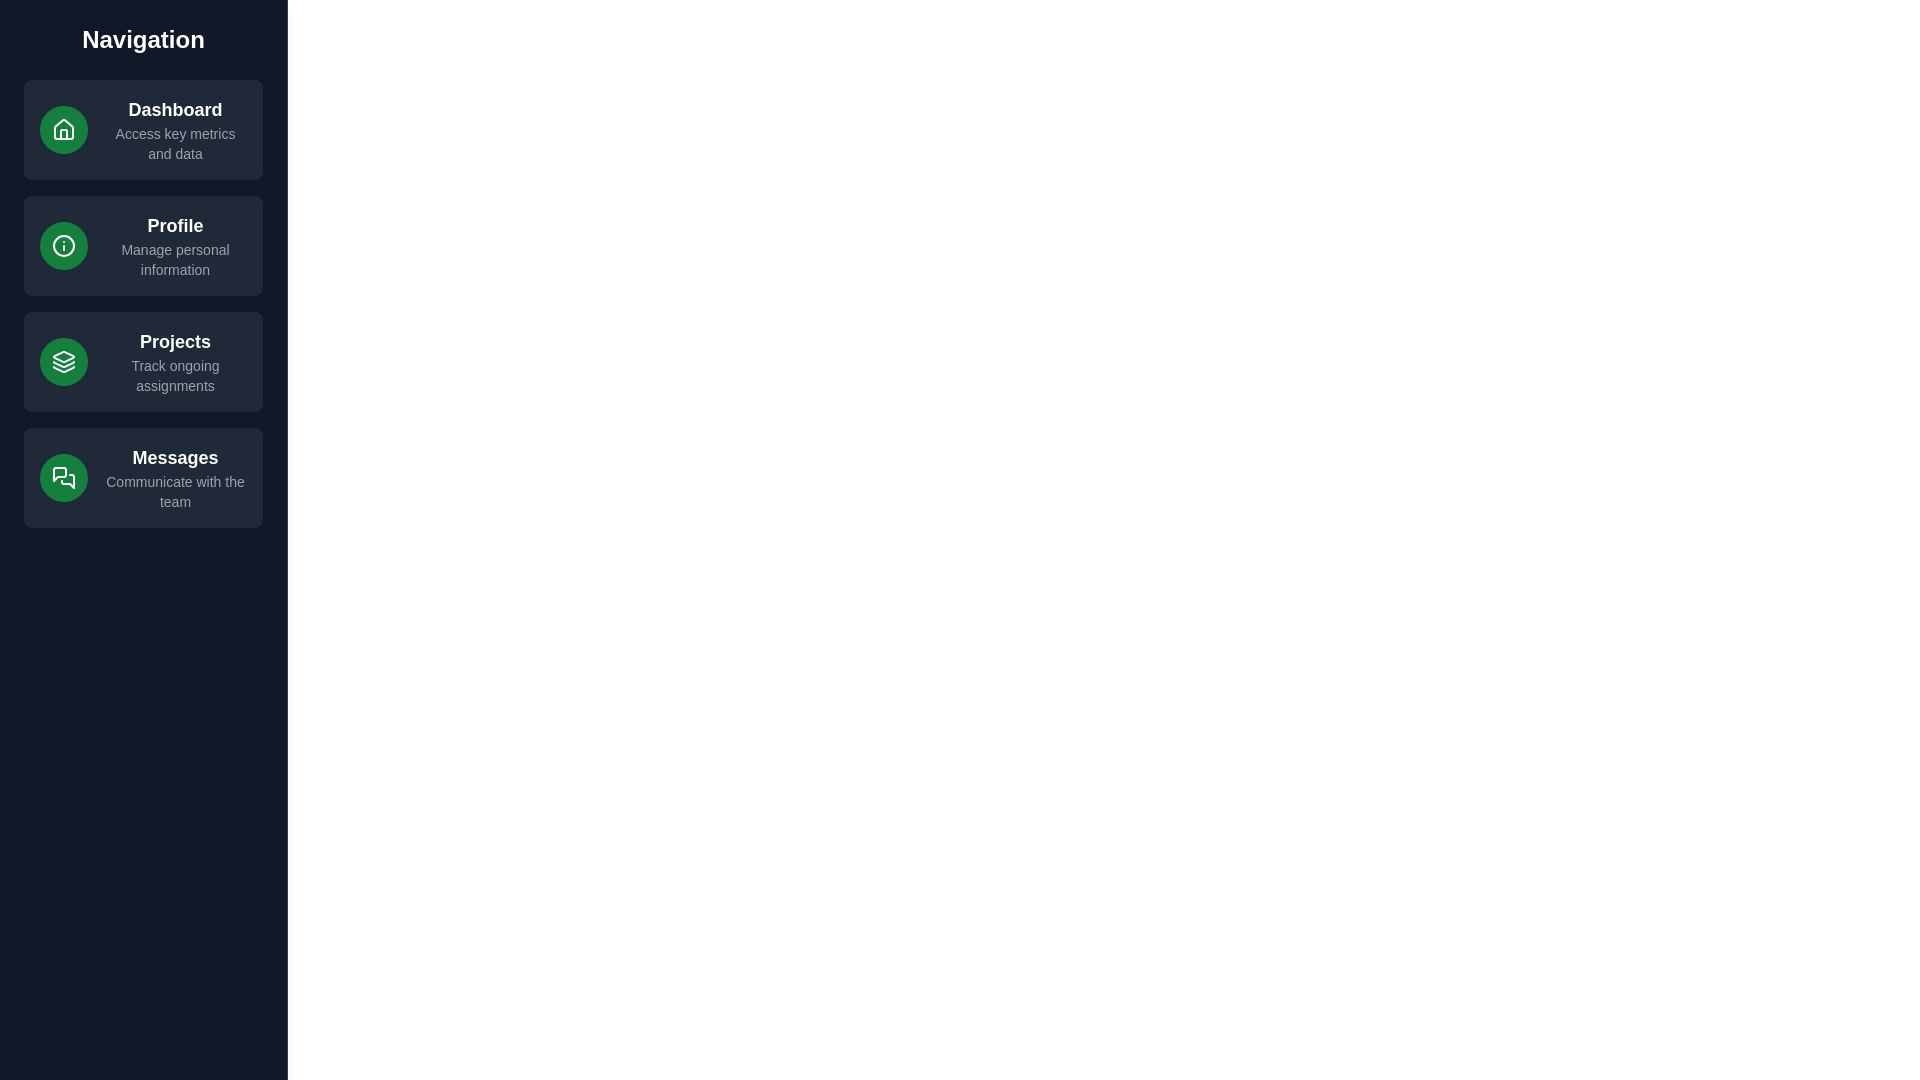 The image size is (1920, 1080). What do you see at coordinates (143, 362) in the screenshot?
I see `the navigation item Projects to access its section` at bounding box center [143, 362].